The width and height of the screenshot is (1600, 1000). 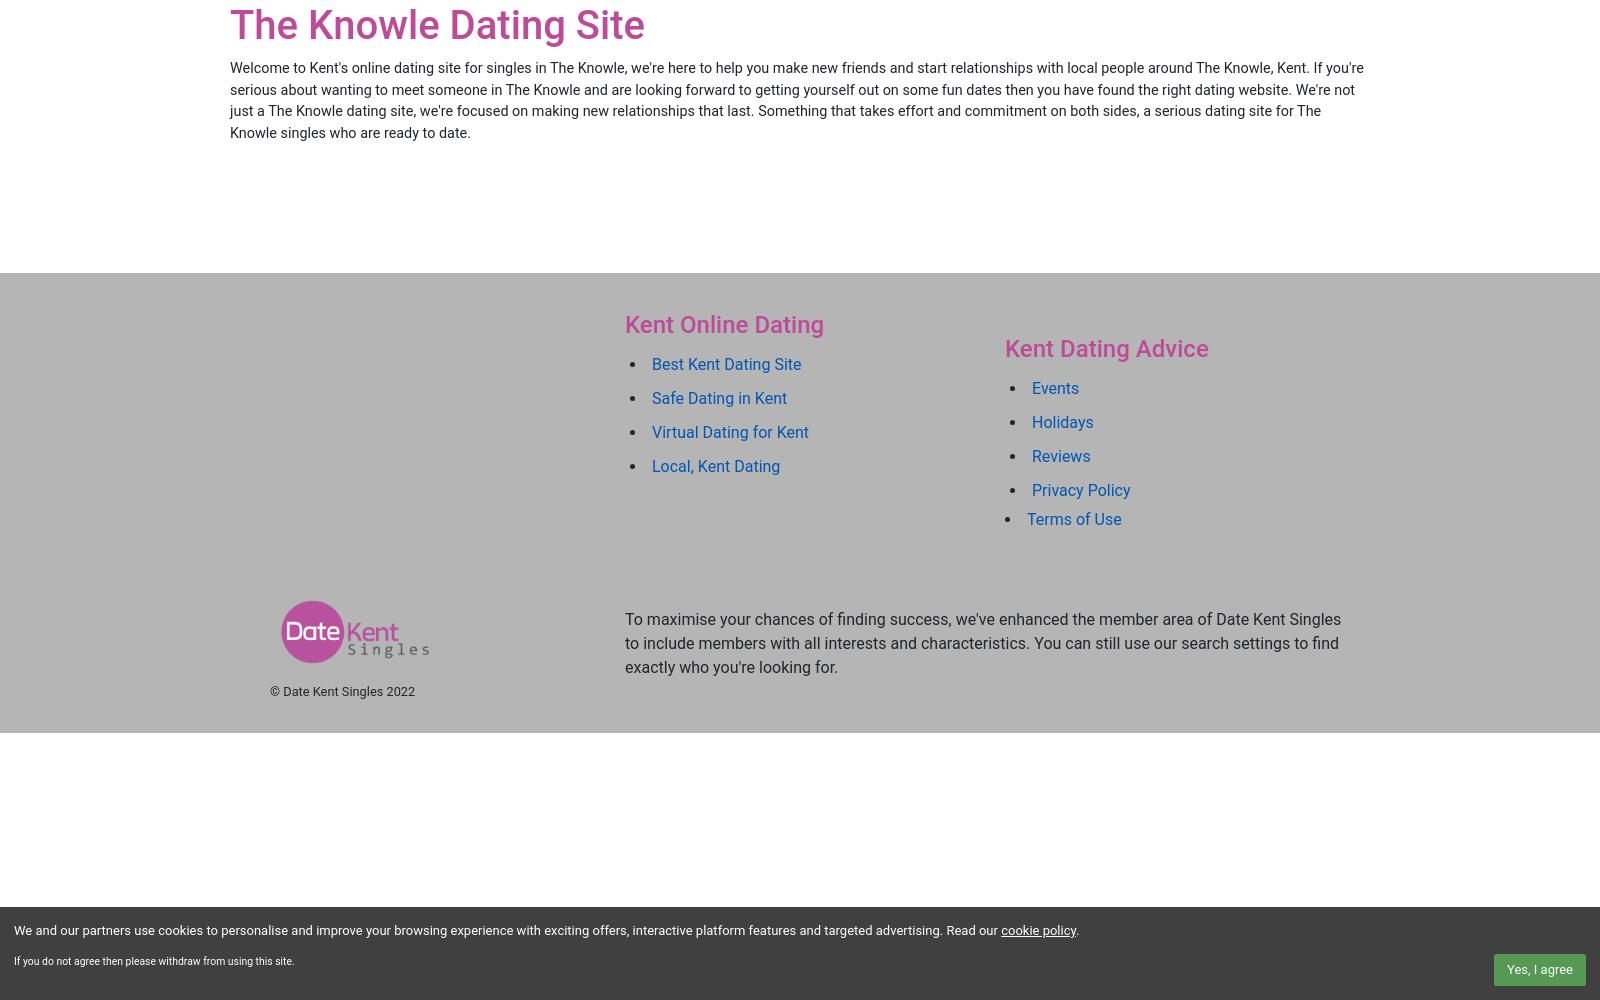 I want to click on 'Virtual Dating for Kent', so click(x=730, y=431).